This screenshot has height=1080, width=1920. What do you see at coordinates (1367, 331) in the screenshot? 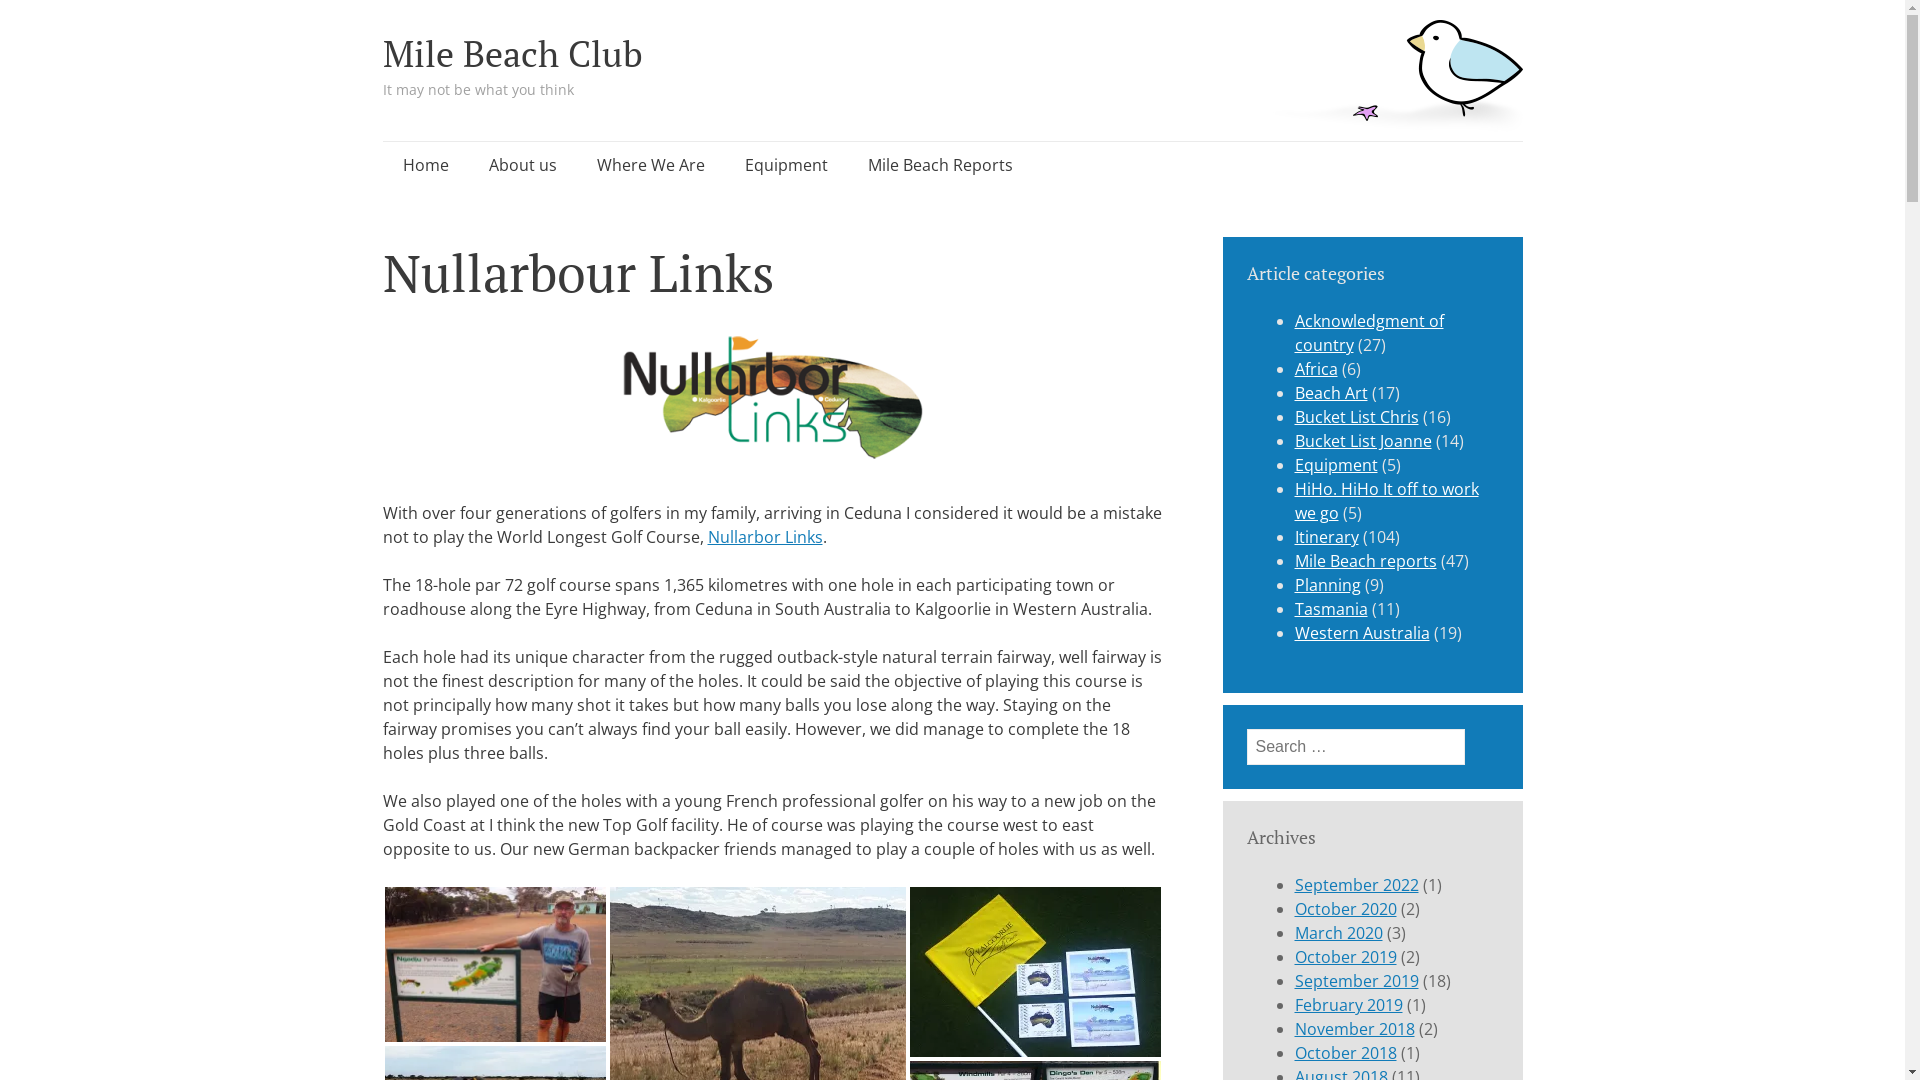
I see `'Acknowledgment of country'` at bounding box center [1367, 331].